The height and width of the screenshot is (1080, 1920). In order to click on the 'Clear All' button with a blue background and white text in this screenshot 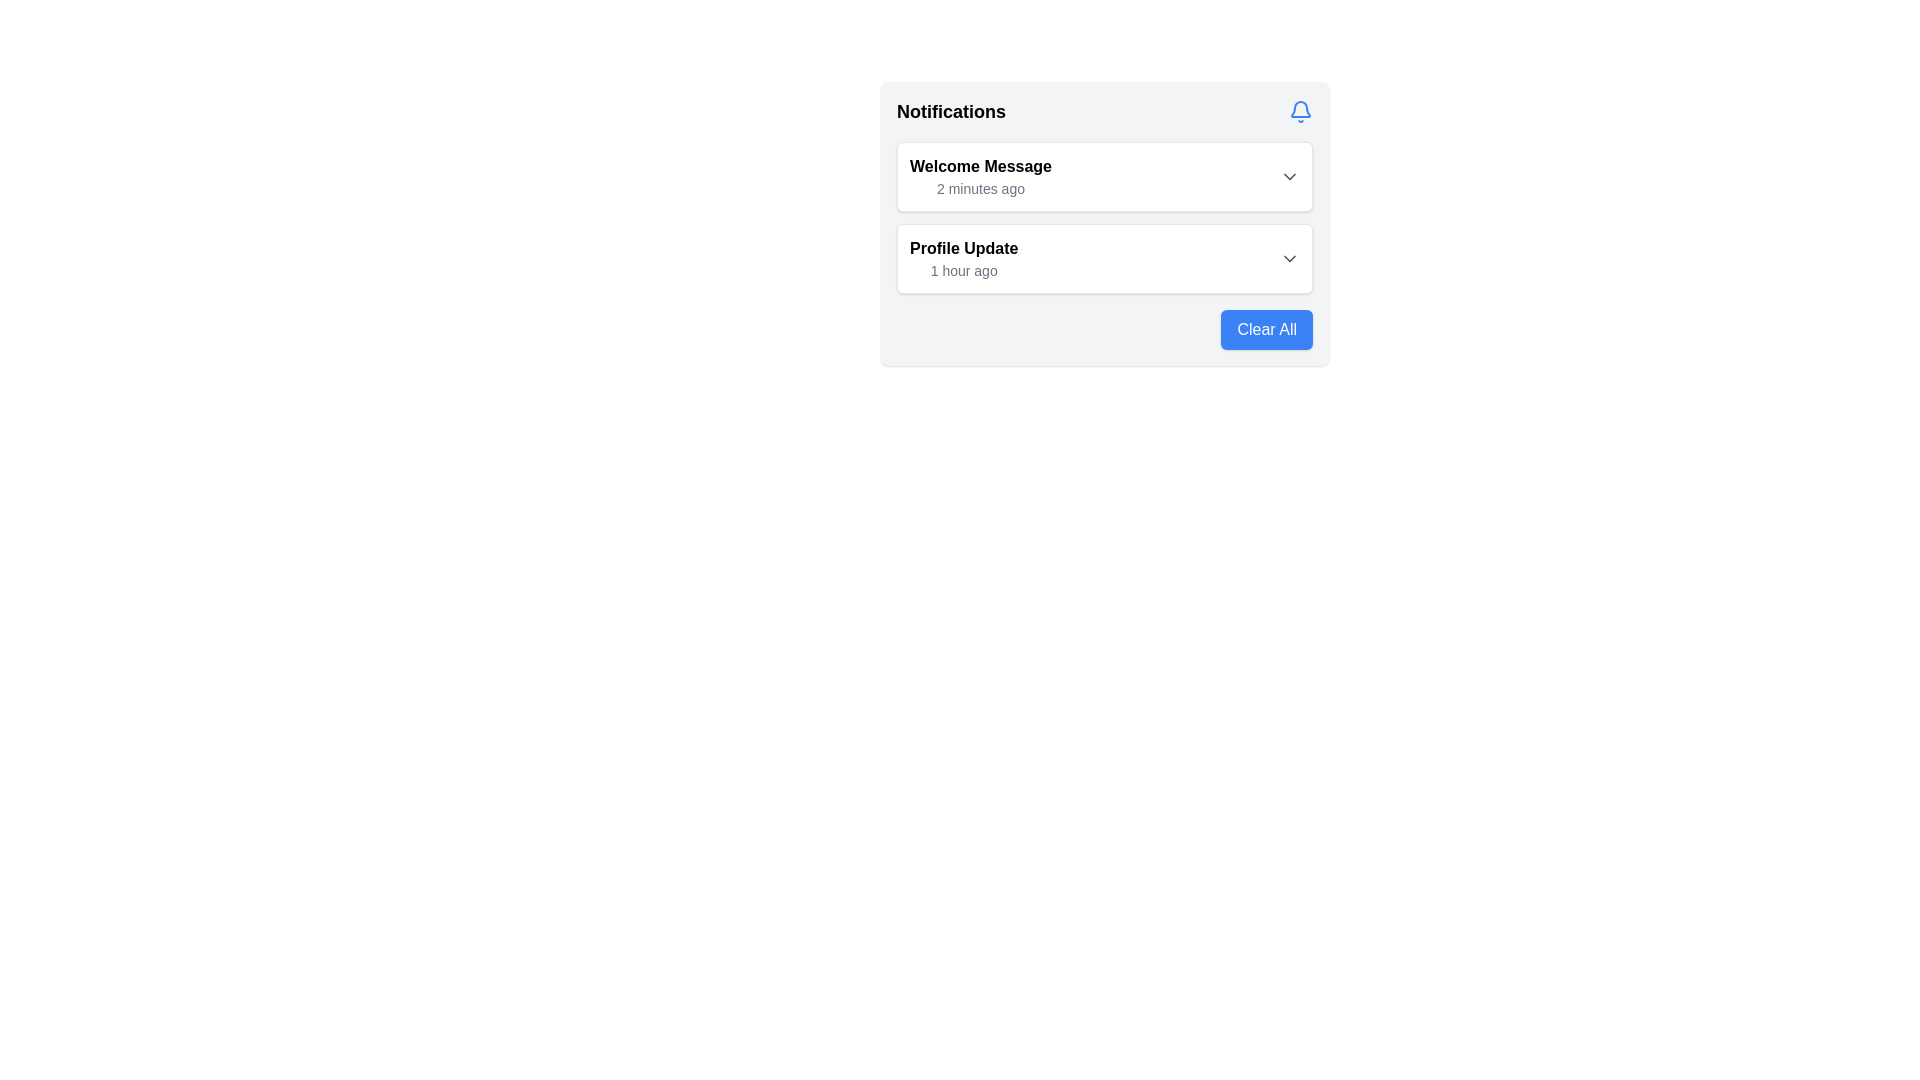, I will do `click(1266, 329)`.